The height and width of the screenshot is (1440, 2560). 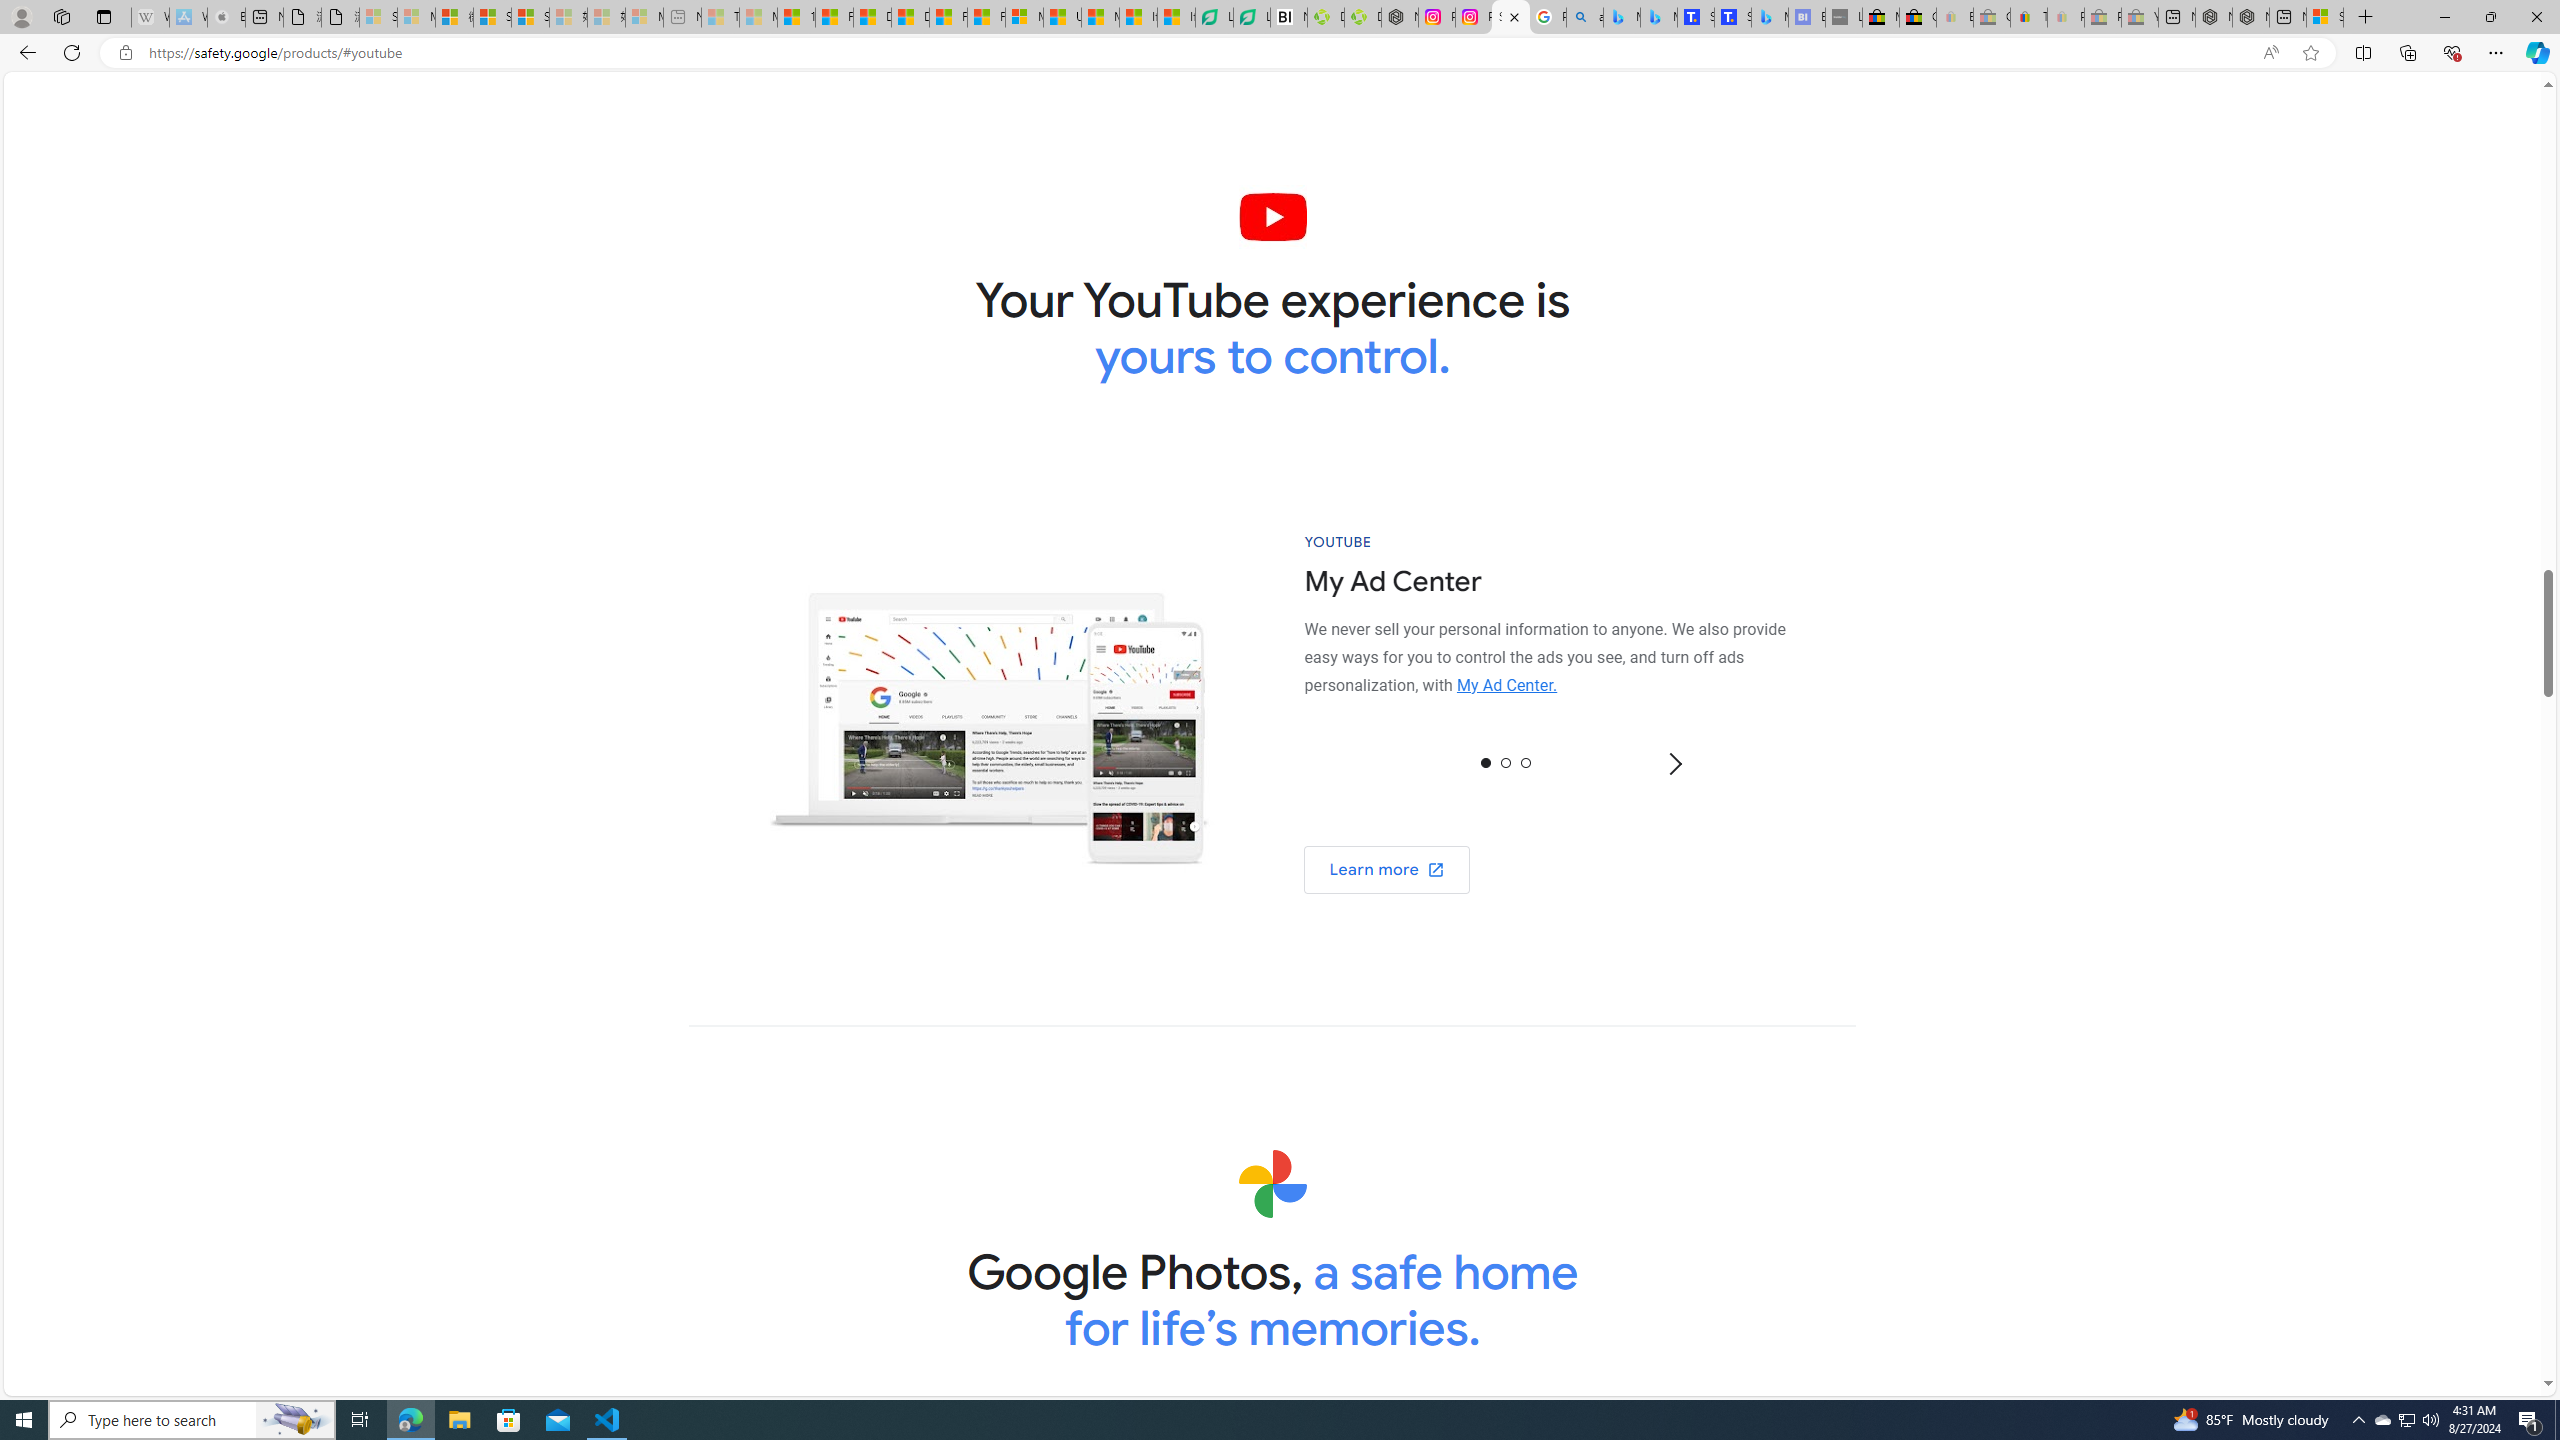 I want to click on 'US Heat Deaths Soared To Record High Last Year', so click(x=1061, y=16).